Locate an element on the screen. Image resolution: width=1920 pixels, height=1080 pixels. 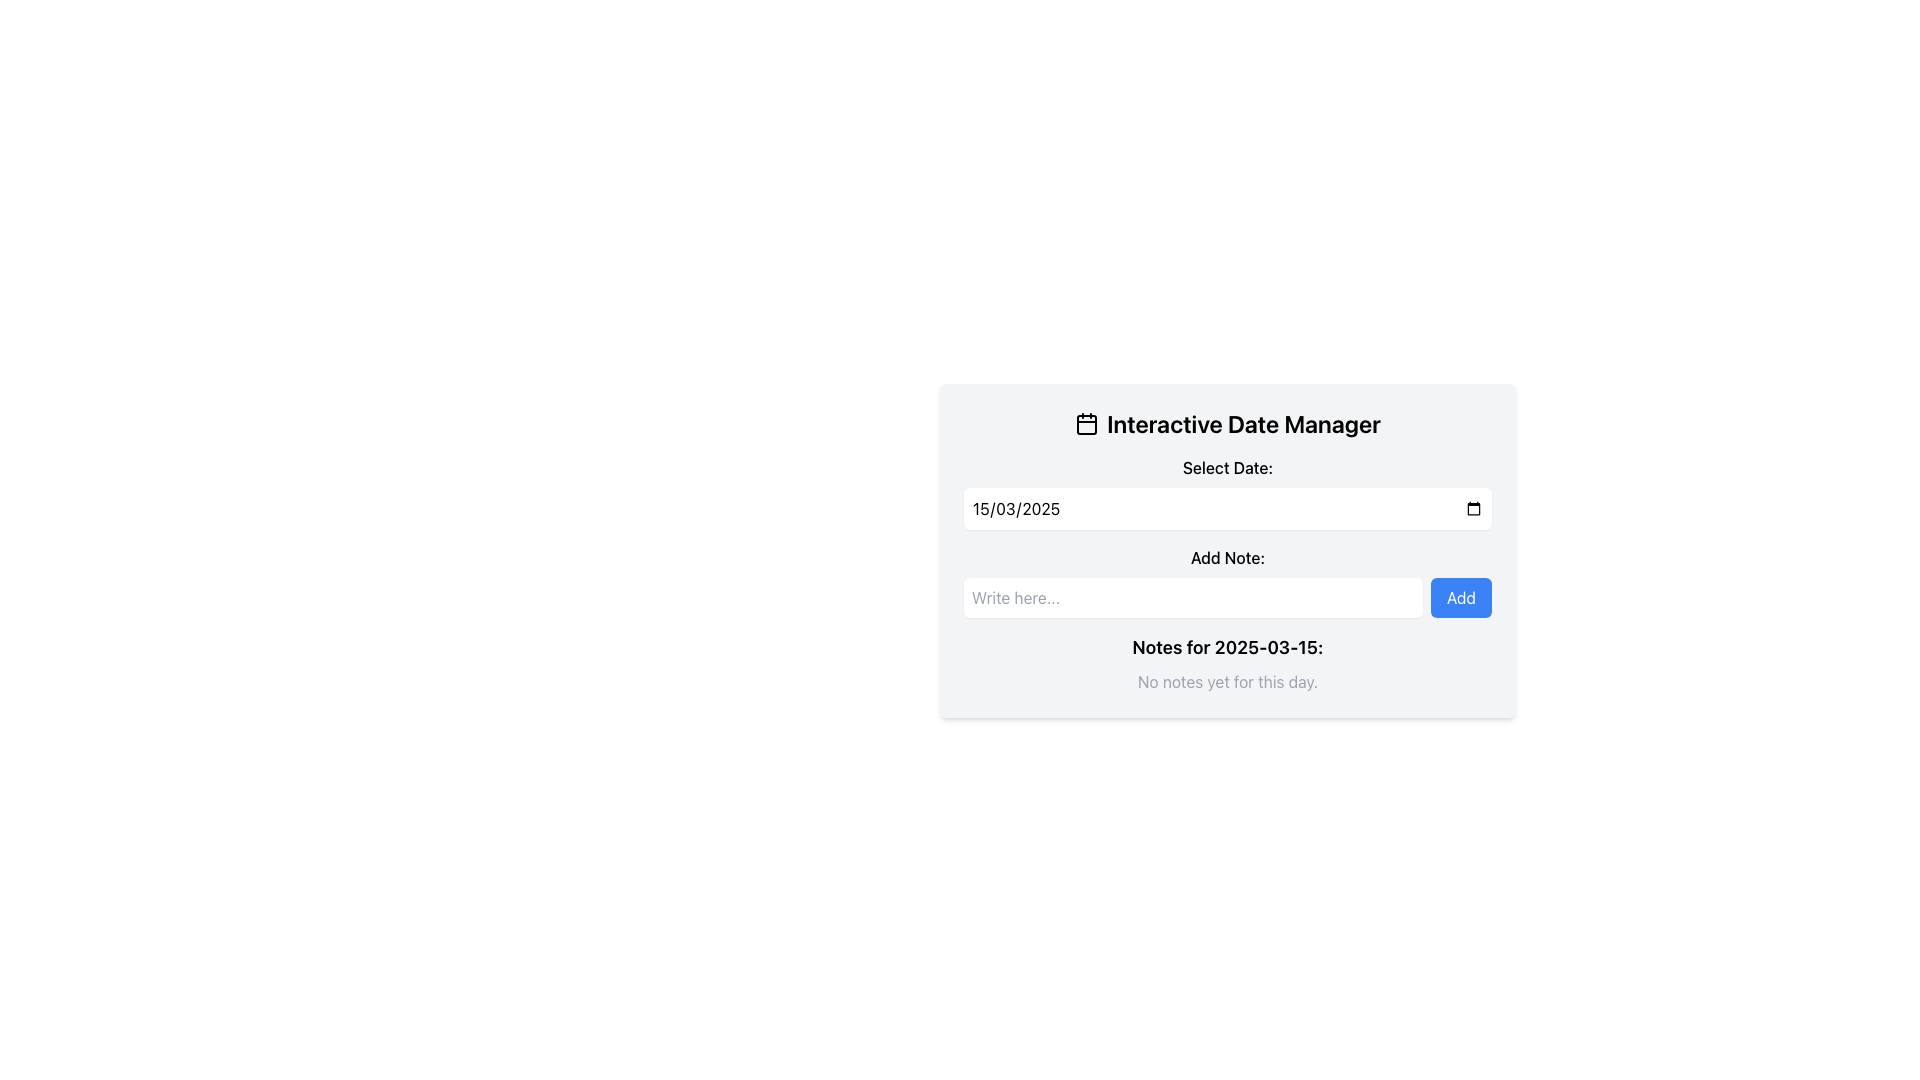
static text display component that contains the notes information for the date 2025-03-15, which shows 'Notes for 2025-03-15:' and 'No notes yet for this day.' is located at coordinates (1227, 663).